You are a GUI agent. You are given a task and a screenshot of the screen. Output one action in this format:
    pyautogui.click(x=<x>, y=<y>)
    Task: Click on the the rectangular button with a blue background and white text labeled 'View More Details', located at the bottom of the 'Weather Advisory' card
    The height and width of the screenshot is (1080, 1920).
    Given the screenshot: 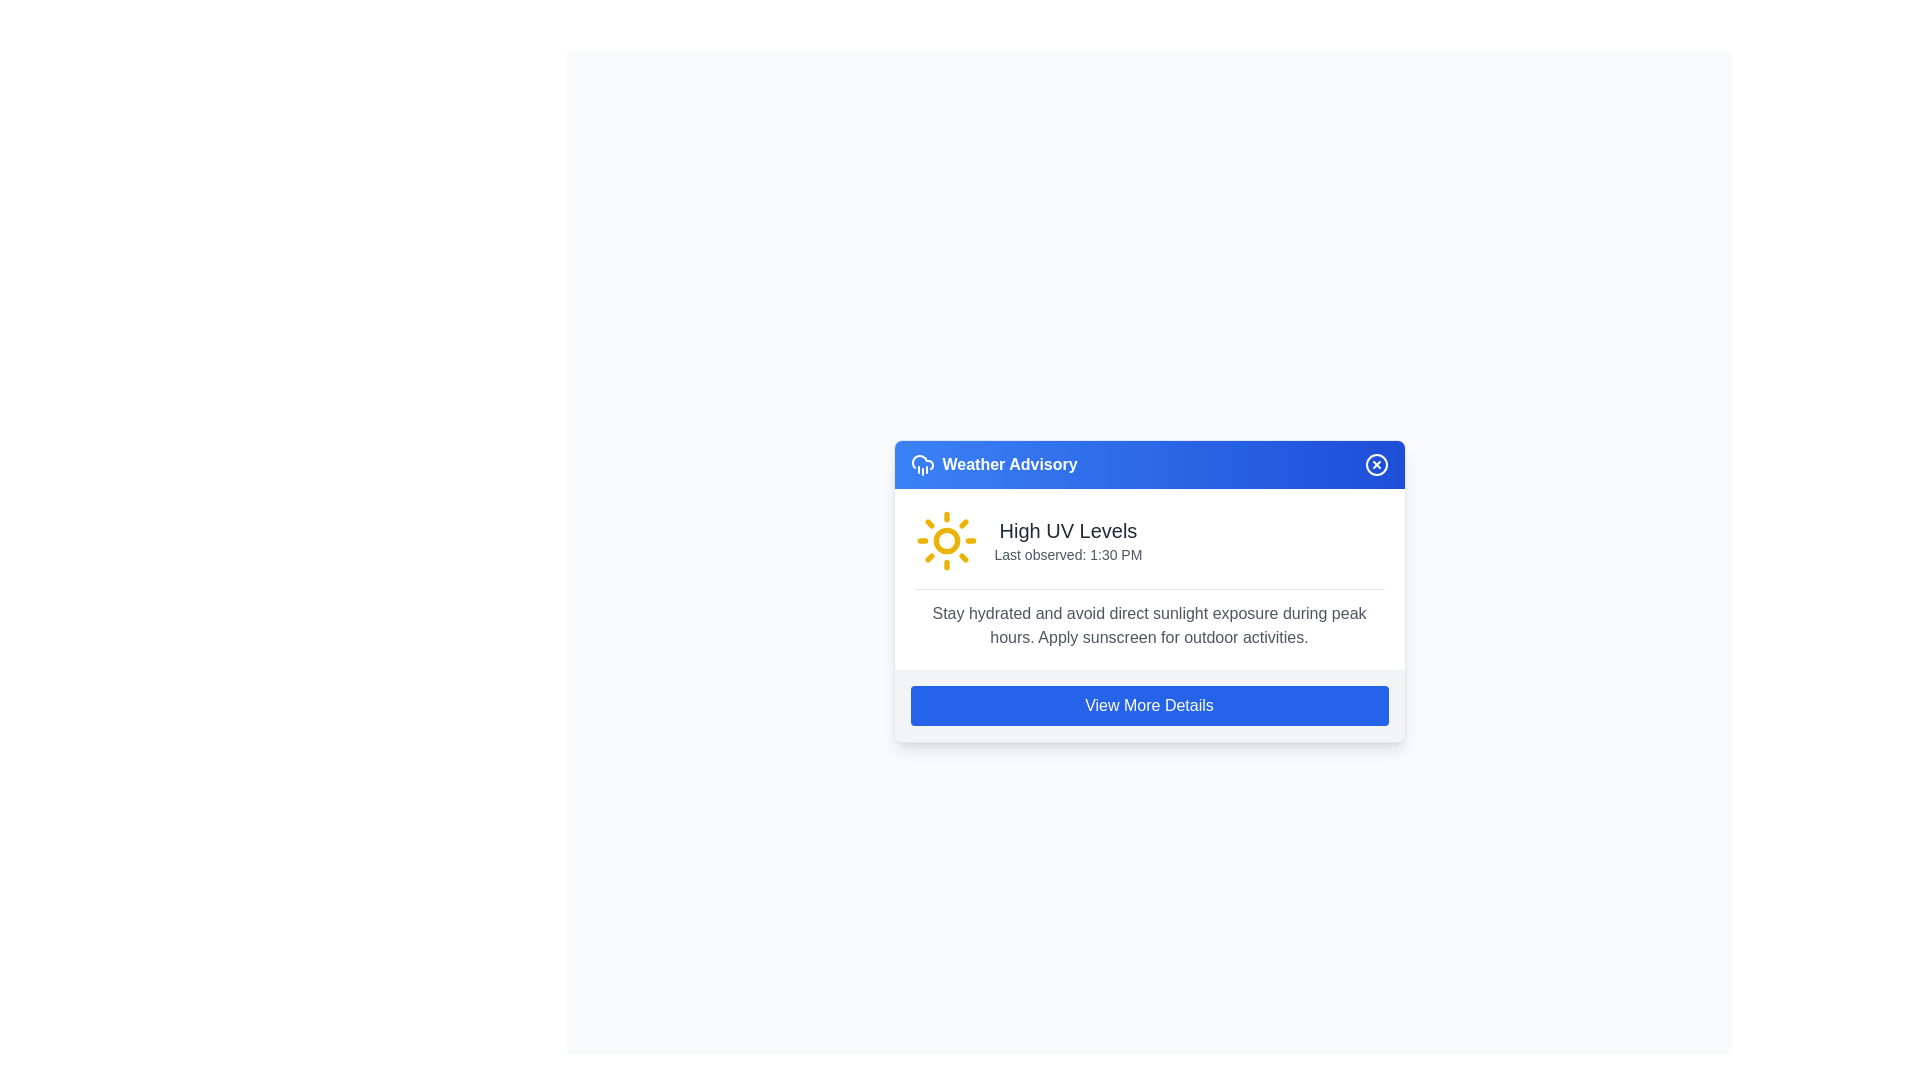 What is the action you would take?
    pyautogui.click(x=1149, y=704)
    